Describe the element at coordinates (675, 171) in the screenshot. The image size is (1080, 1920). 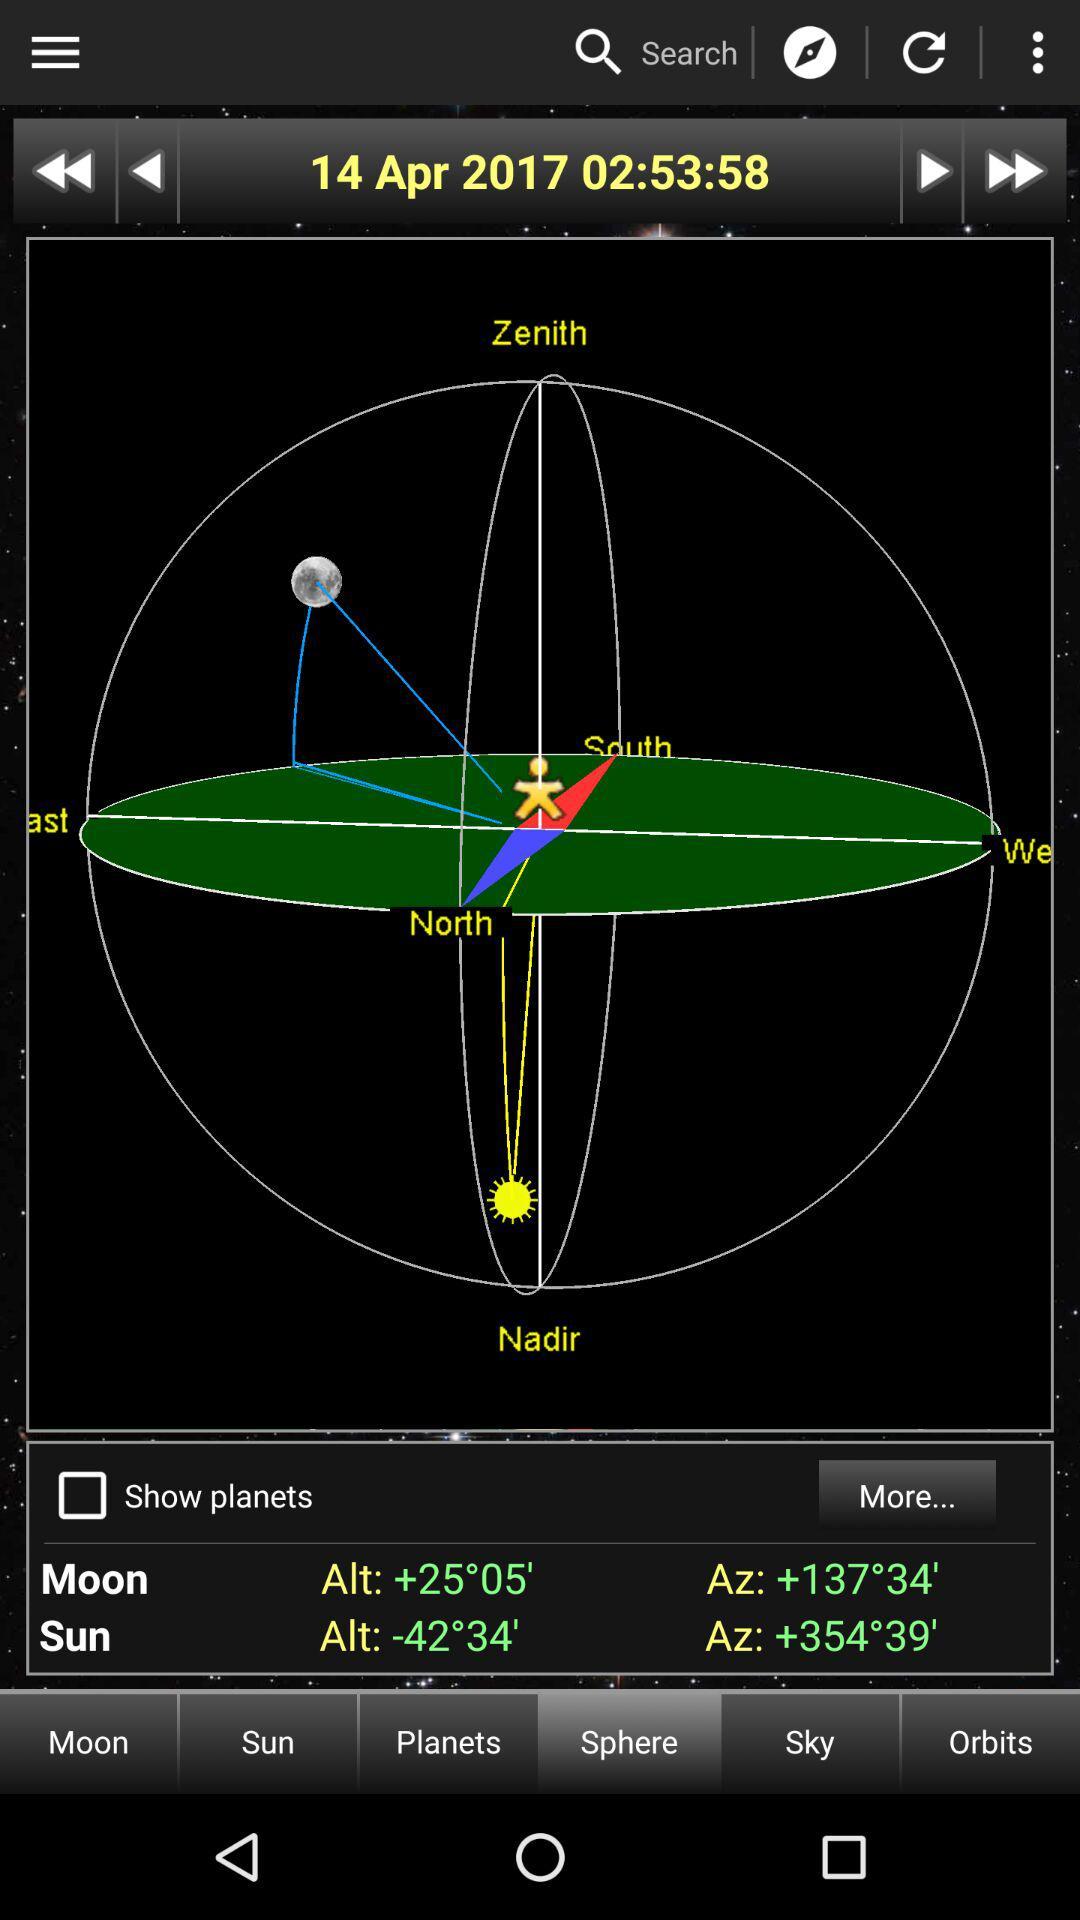
I see `app to the right of the 14 apr 2017  item` at that location.